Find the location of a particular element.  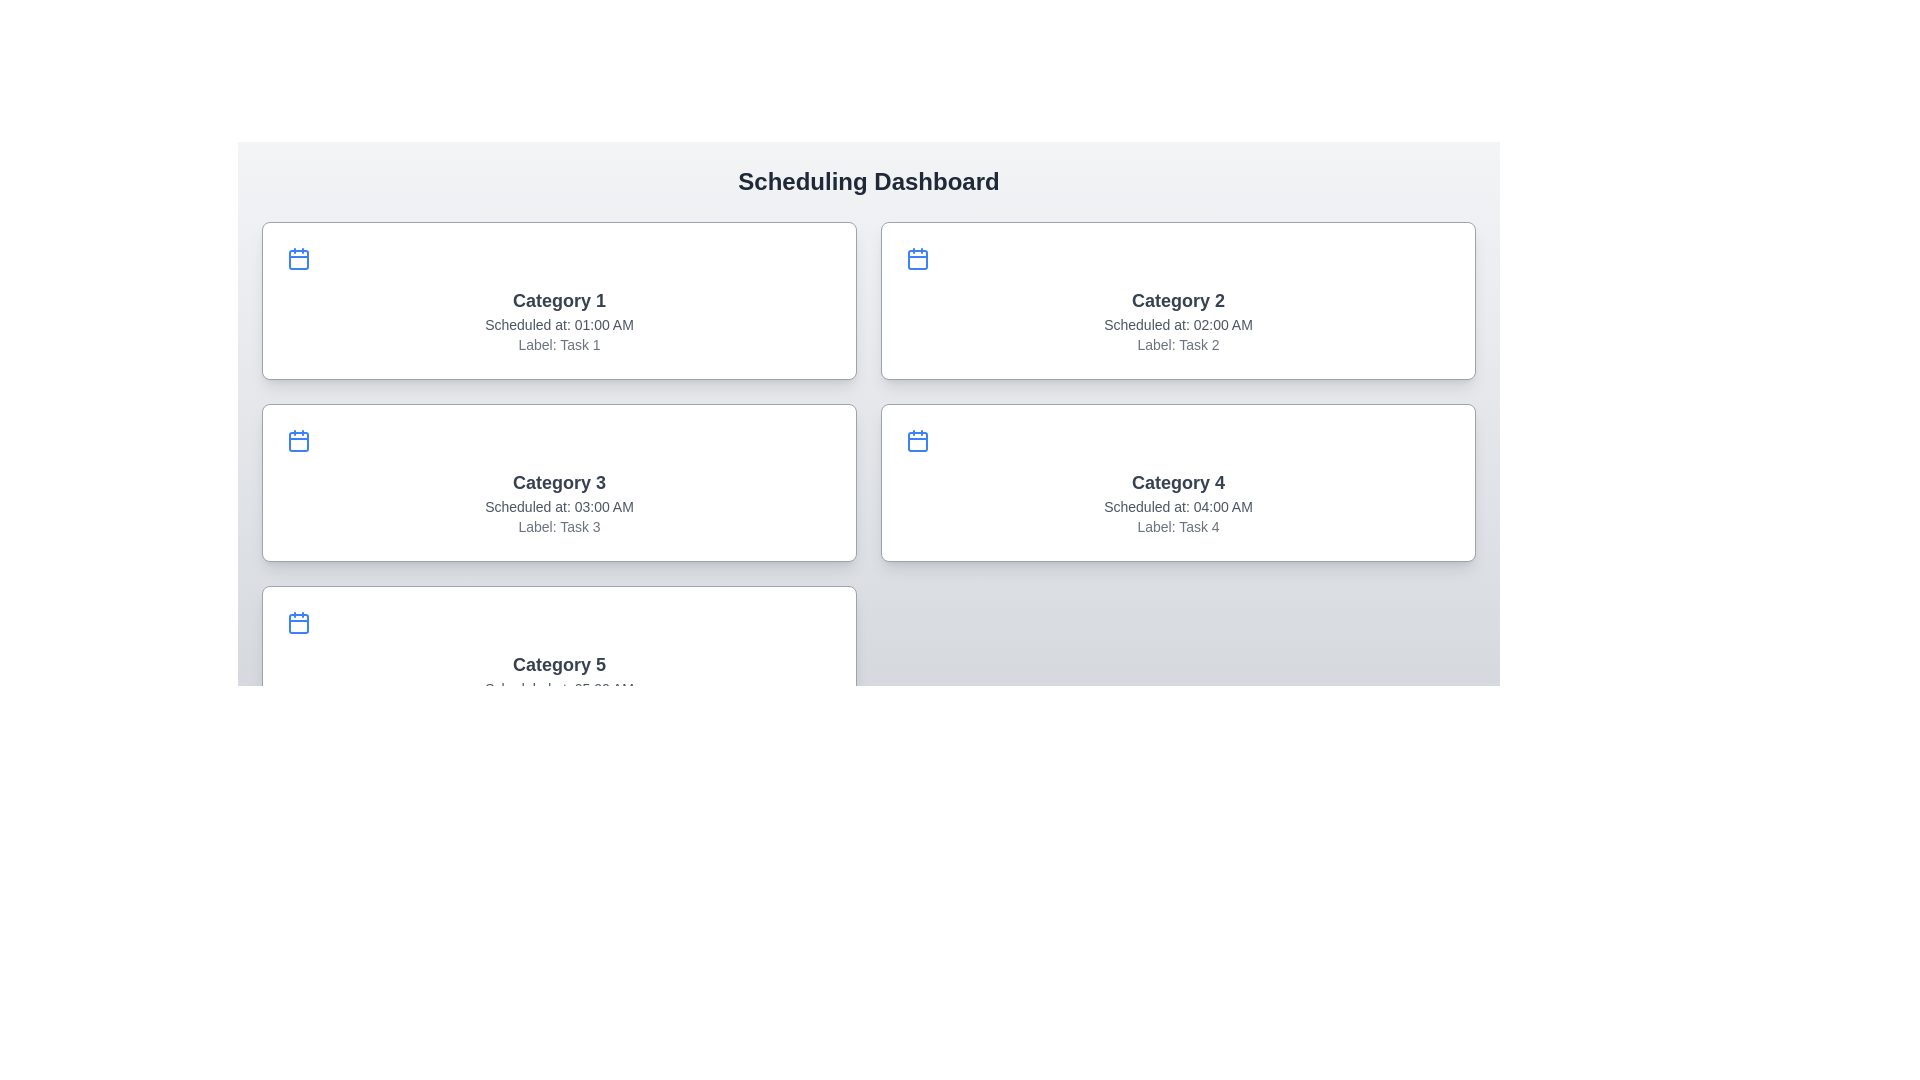

the fourth scheduling card is located at coordinates (1178, 482).